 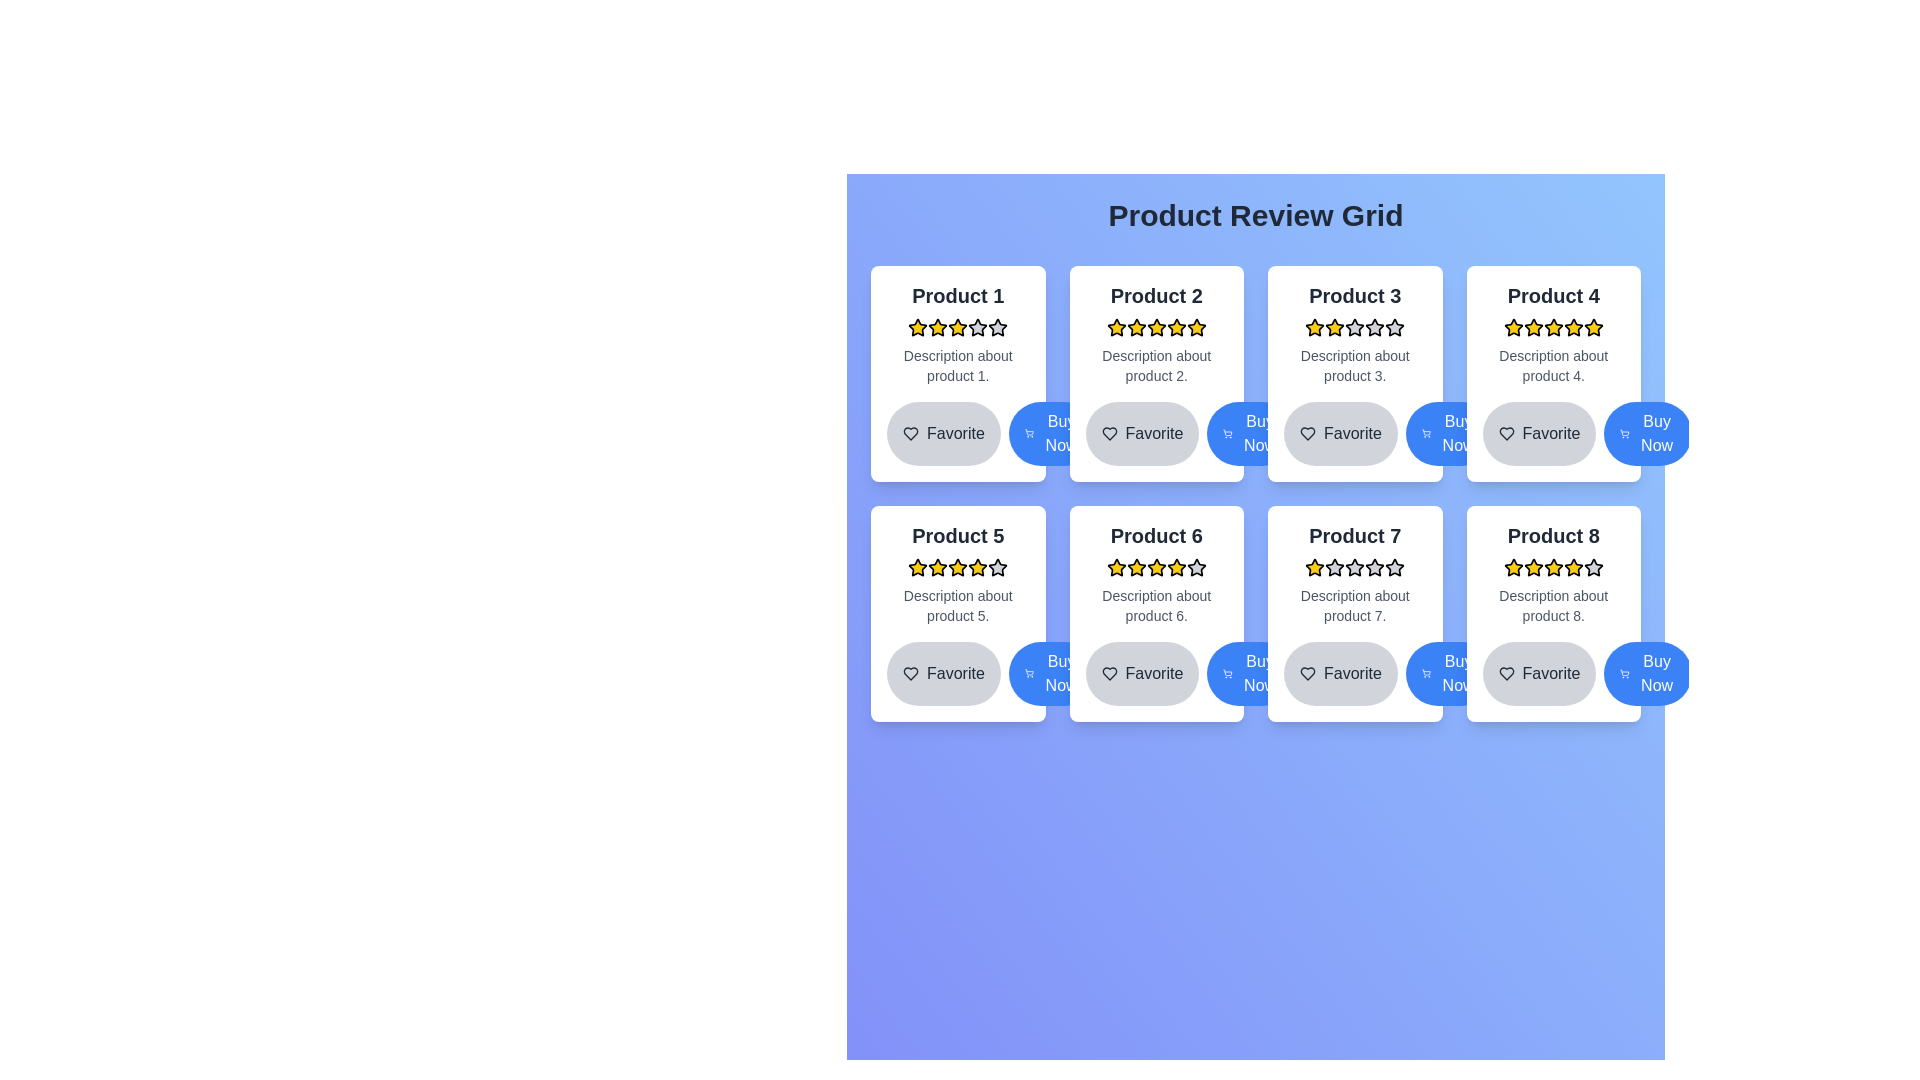 I want to click on the fourth Rating Star Icon for 'Product 7' to provide or update the rating, so click(x=1354, y=567).